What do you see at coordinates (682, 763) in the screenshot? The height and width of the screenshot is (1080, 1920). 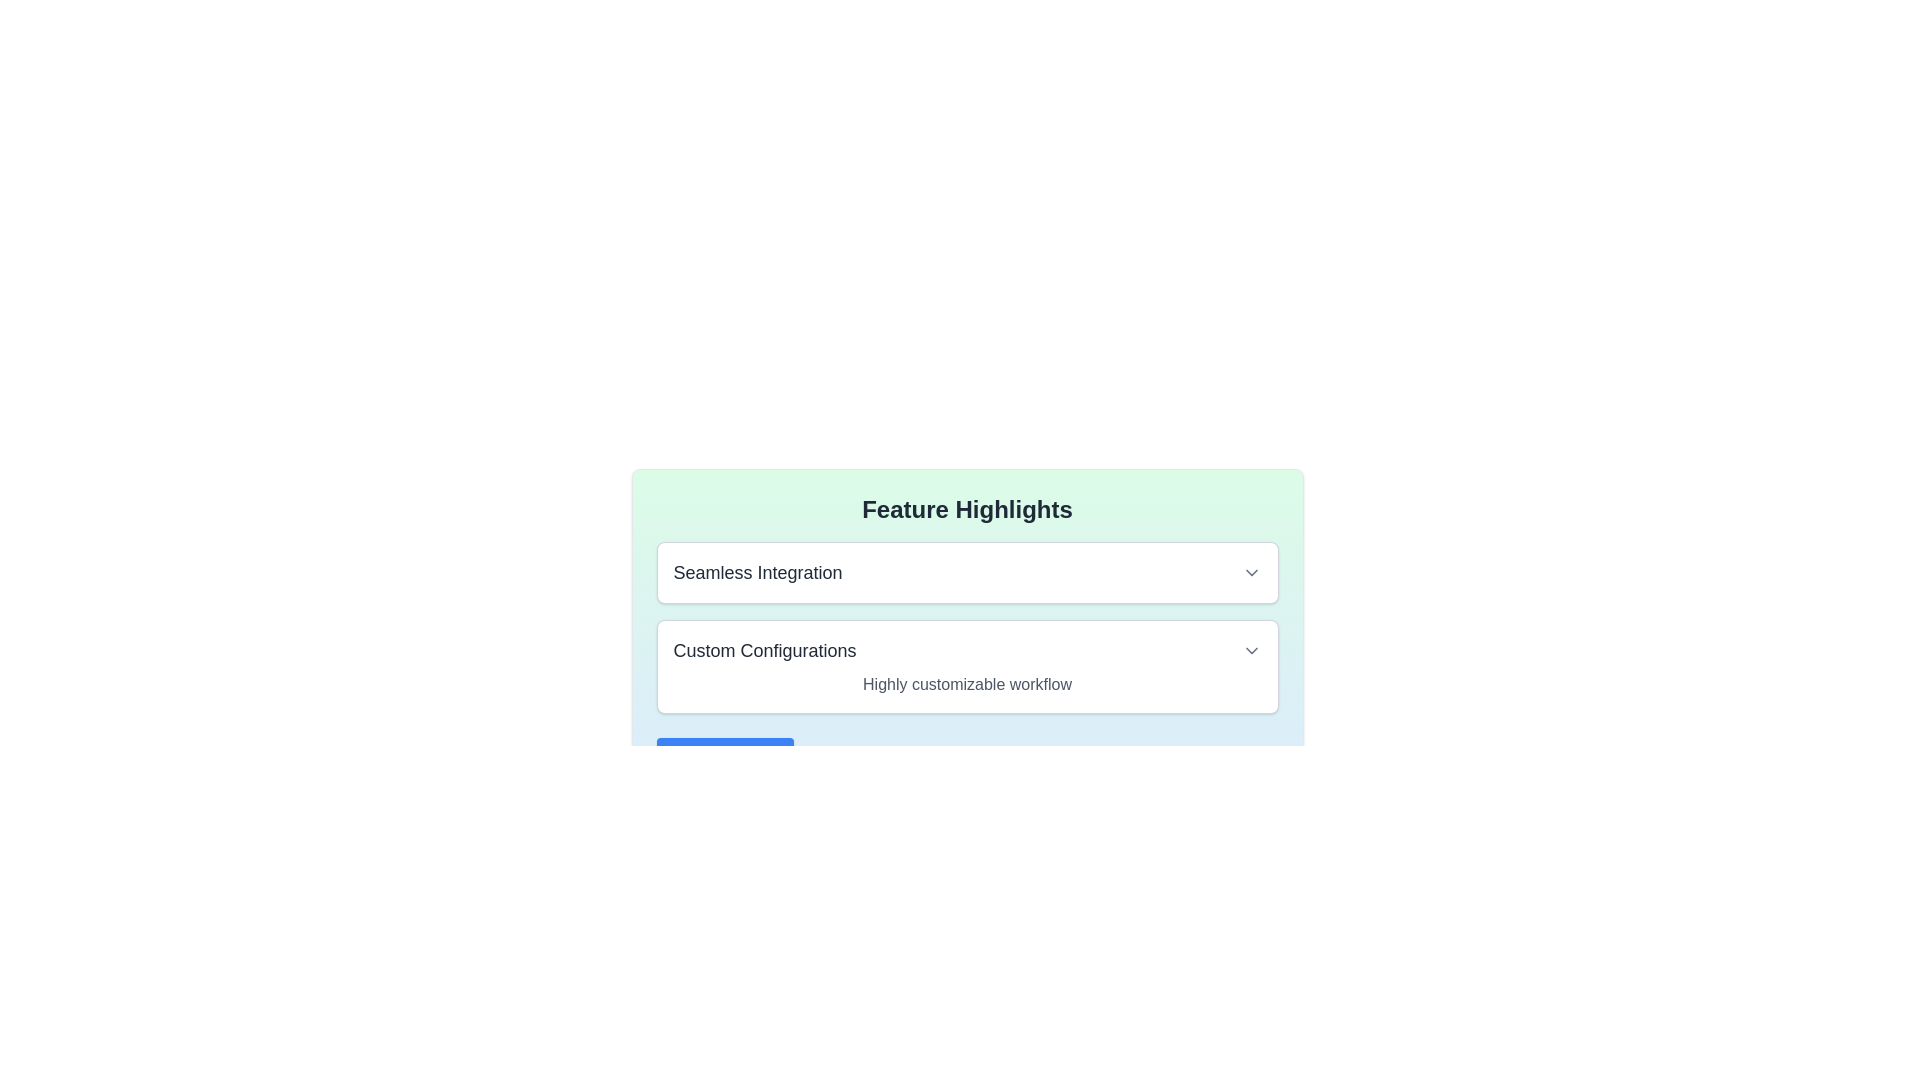 I see `the graphical representation of the 'Add' action icon located within the 'Add Feature' button, positioned to the left of the button text` at bounding box center [682, 763].